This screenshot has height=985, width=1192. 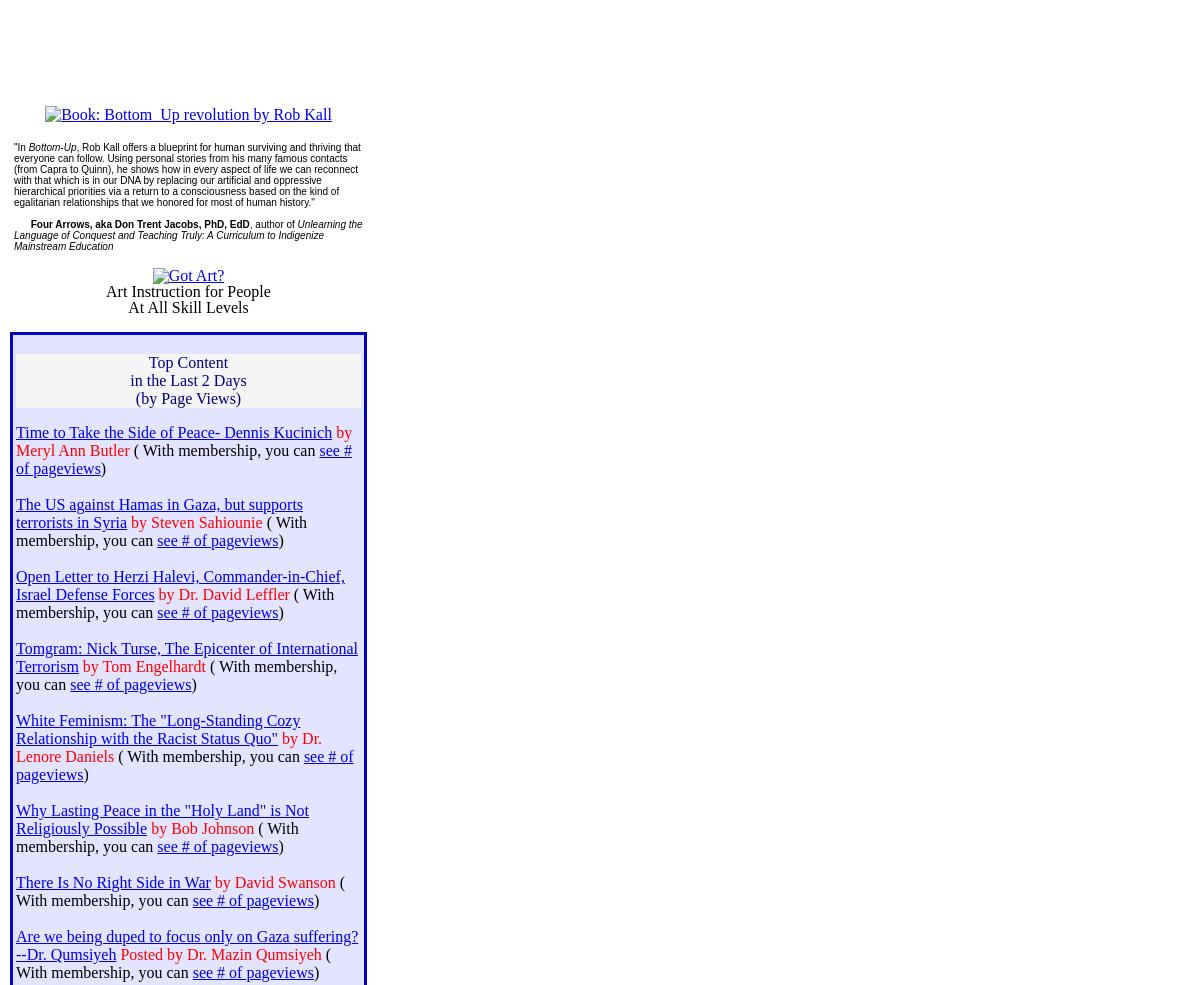 I want to click on 'Tomgram: Nick Turse, The Epicenter of International Terrorism', so click(x=15, y=656).